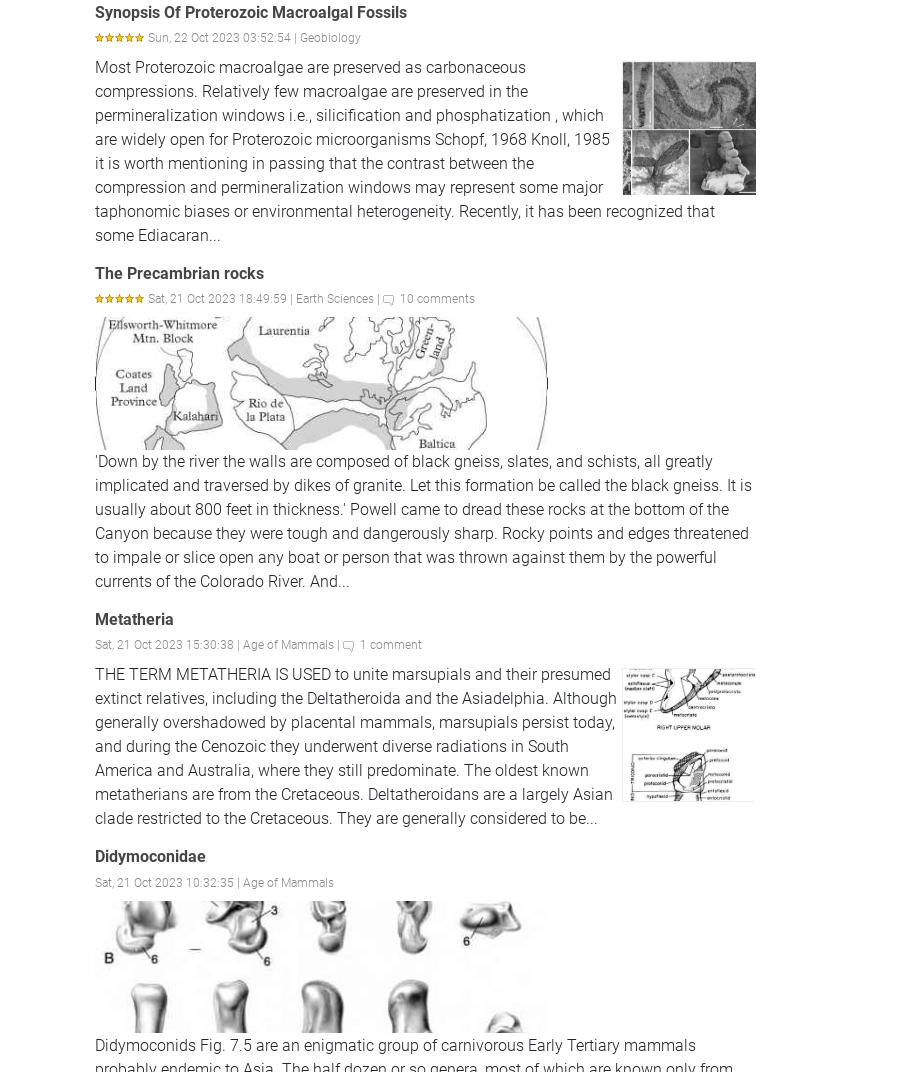  What do you see at coordinates (167, 645) in the screenshot?
I see `'Sat, 21 Oct 2023 15:30:38                                    |'` at bounding box center [167, 645].